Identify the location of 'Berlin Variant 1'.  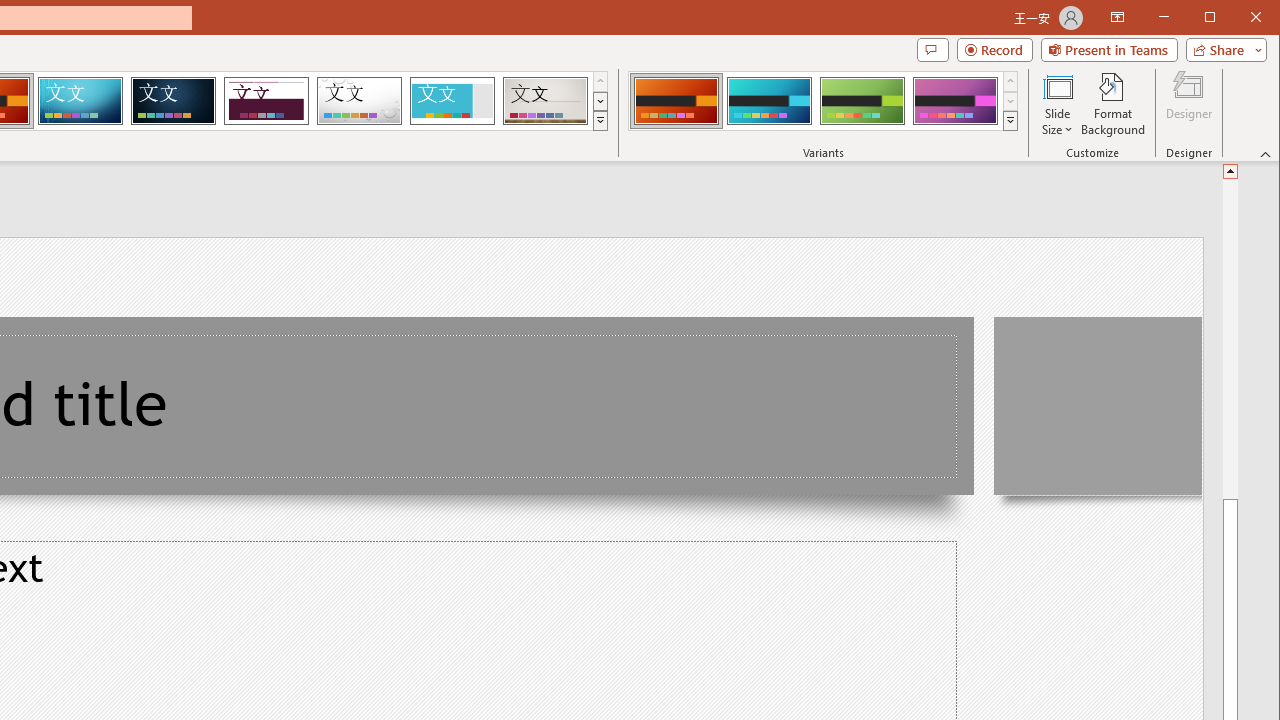
(676, 100).